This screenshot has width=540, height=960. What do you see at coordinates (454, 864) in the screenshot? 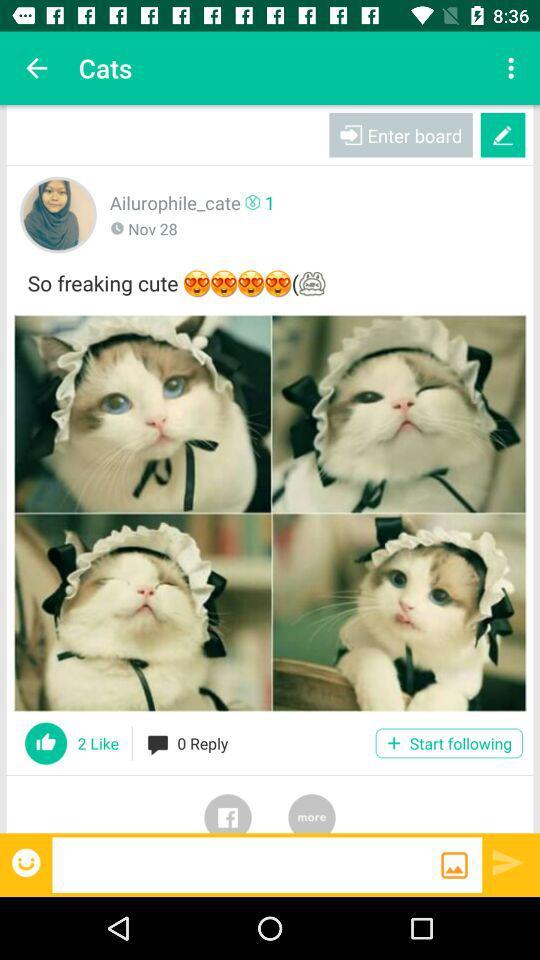
I see `the wallpaper icon` at bounding box center [454, 864].